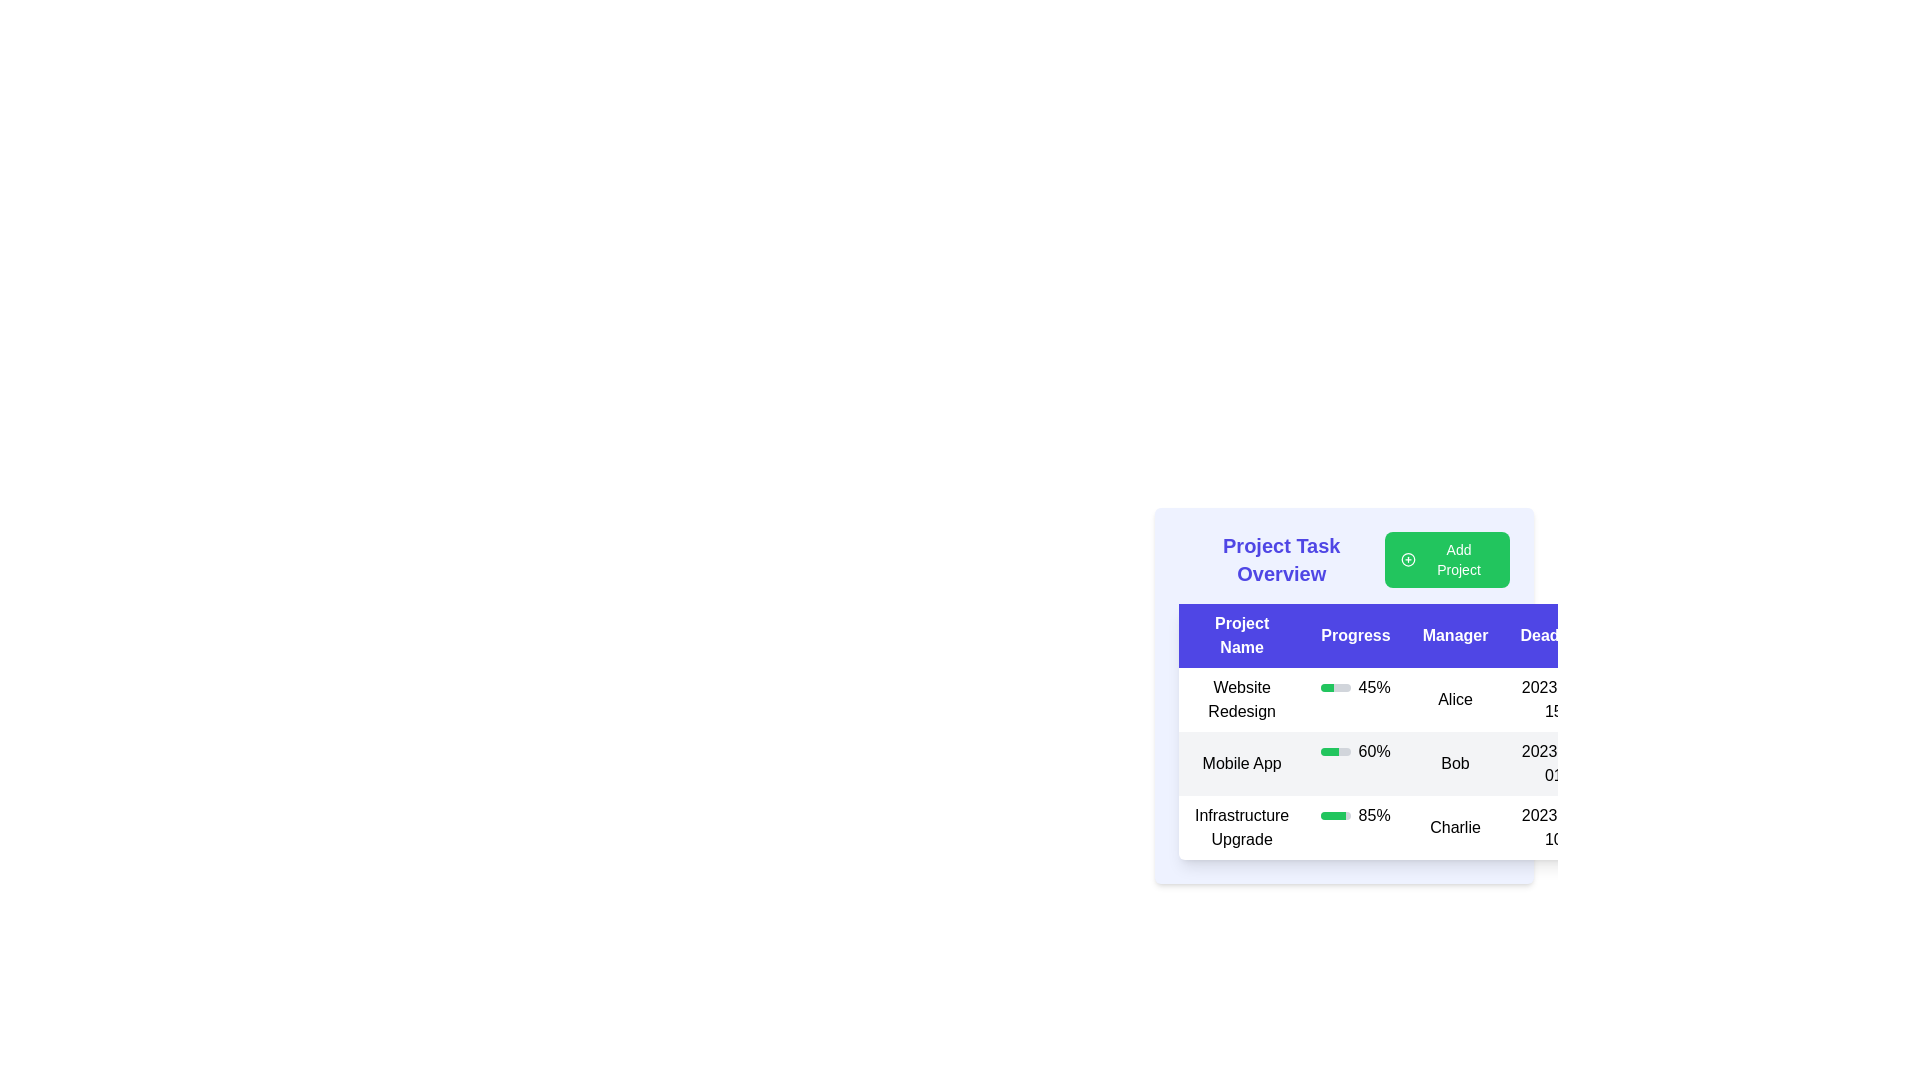 The width and height of the screenshot is (1920, 1080). Describe the element at coordinates (1241, 763) in the screenshot. I see `label text indicating the name of the second project in the 'Project Task Overview' table located under the 'Project Name' column` at that location.